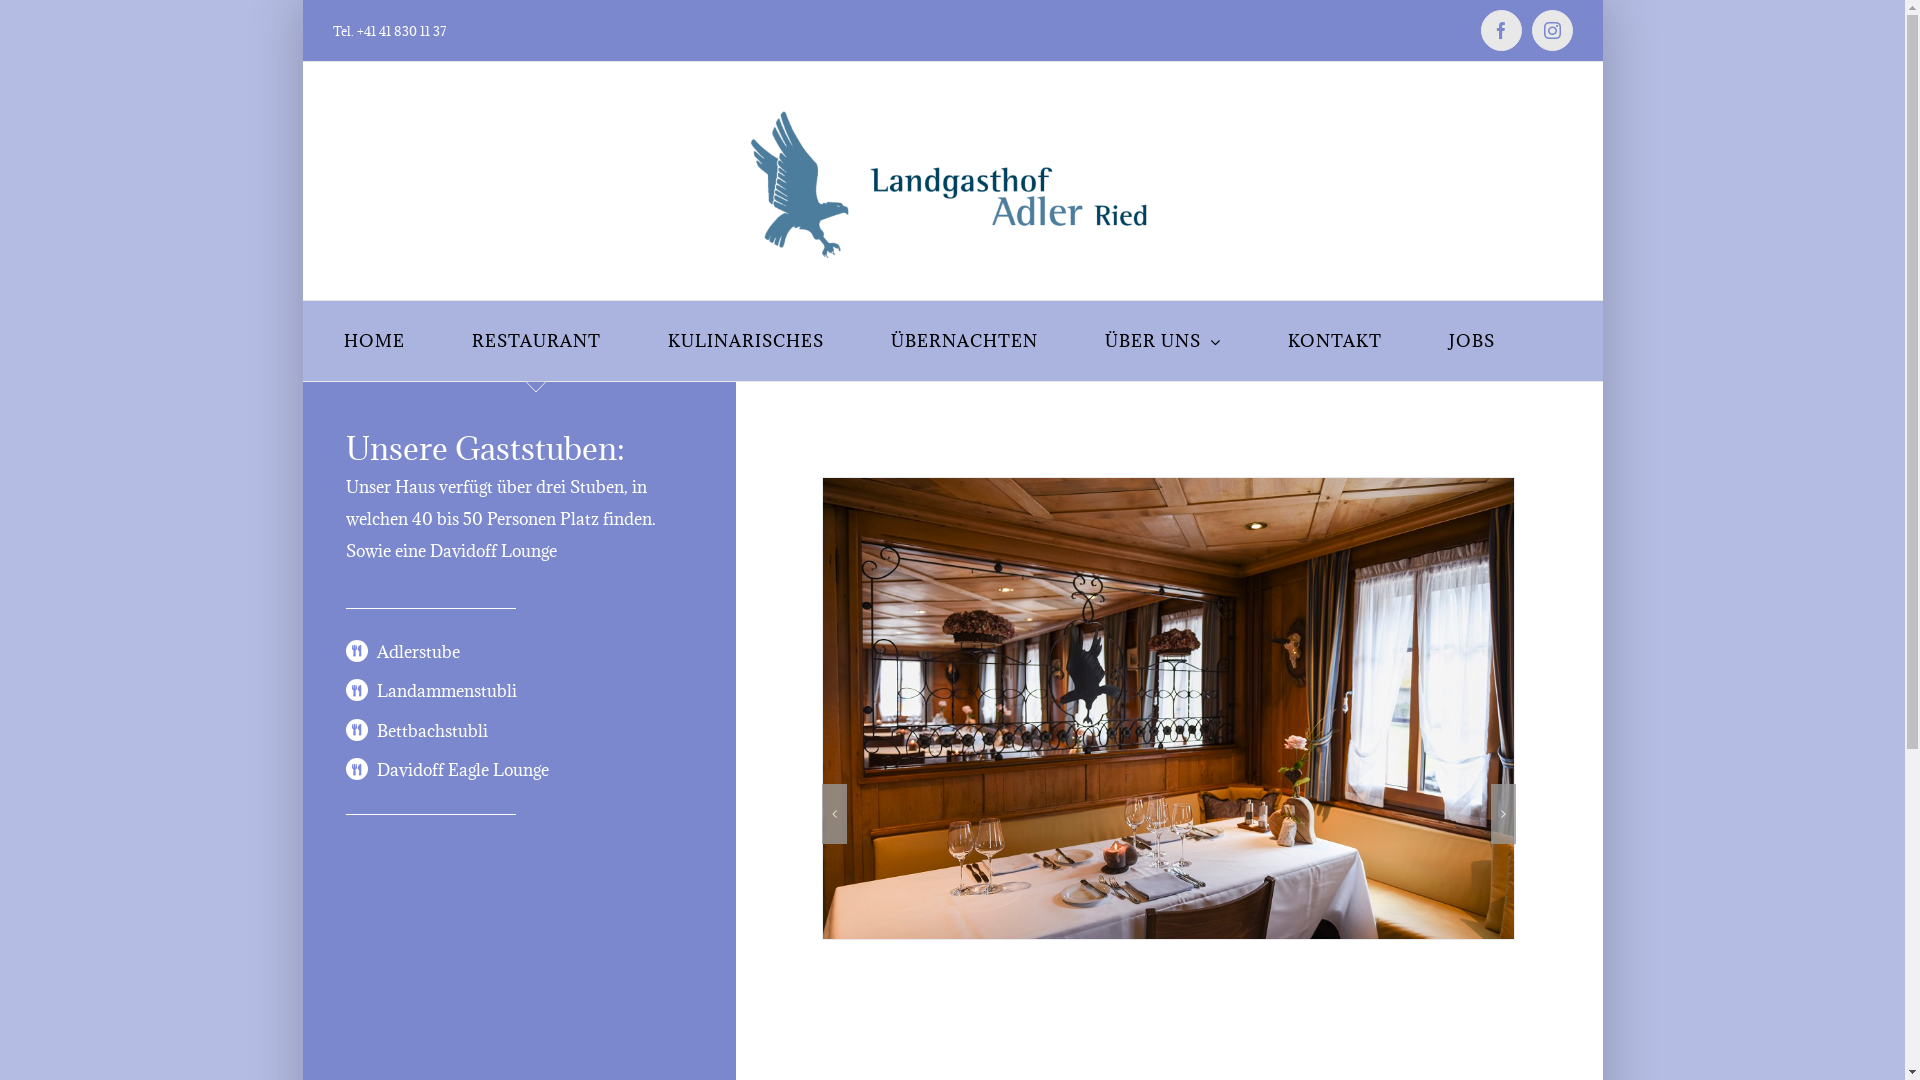  What do you see at coordinates (461, 769) in the screenshot?
I see `'Davidoff Eagle Lounge'` at bounding box center [461, 769].